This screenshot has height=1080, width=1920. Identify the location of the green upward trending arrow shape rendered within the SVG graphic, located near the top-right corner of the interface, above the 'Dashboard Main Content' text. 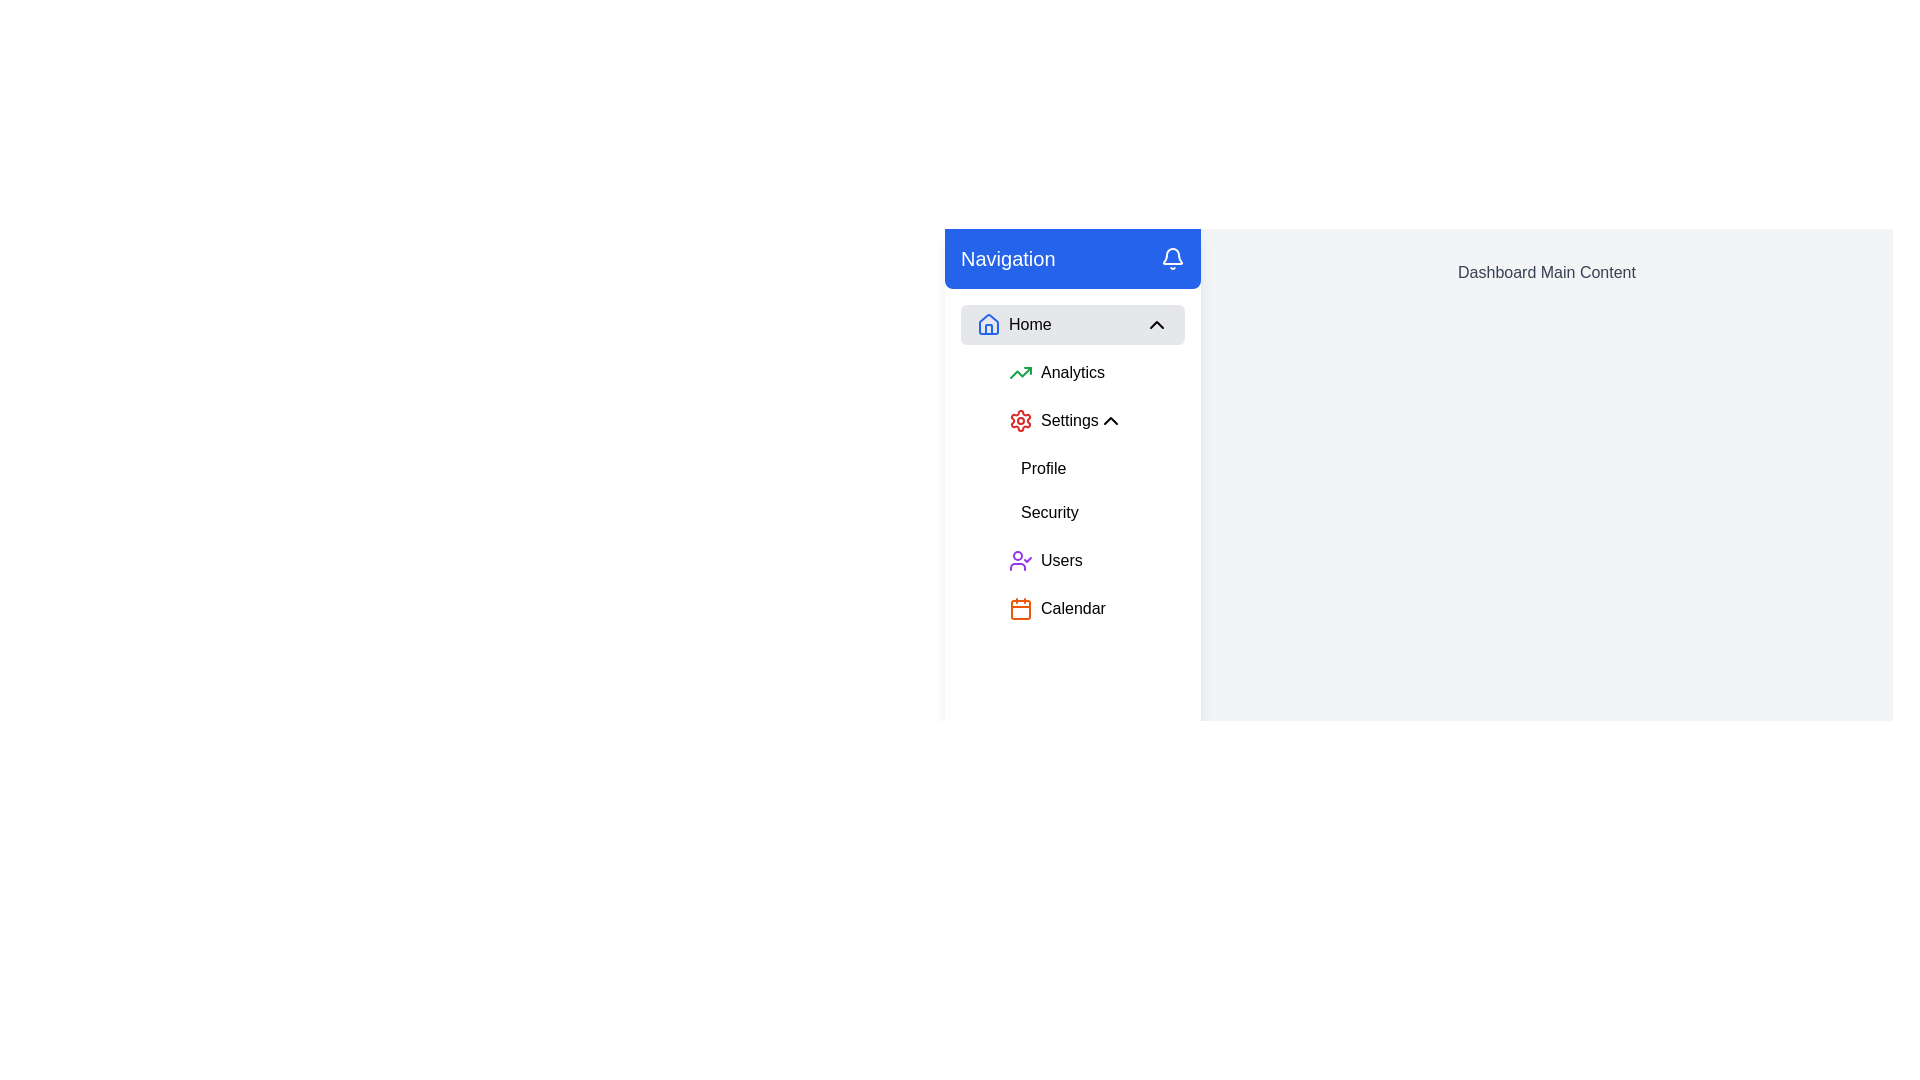
(1021, 373).